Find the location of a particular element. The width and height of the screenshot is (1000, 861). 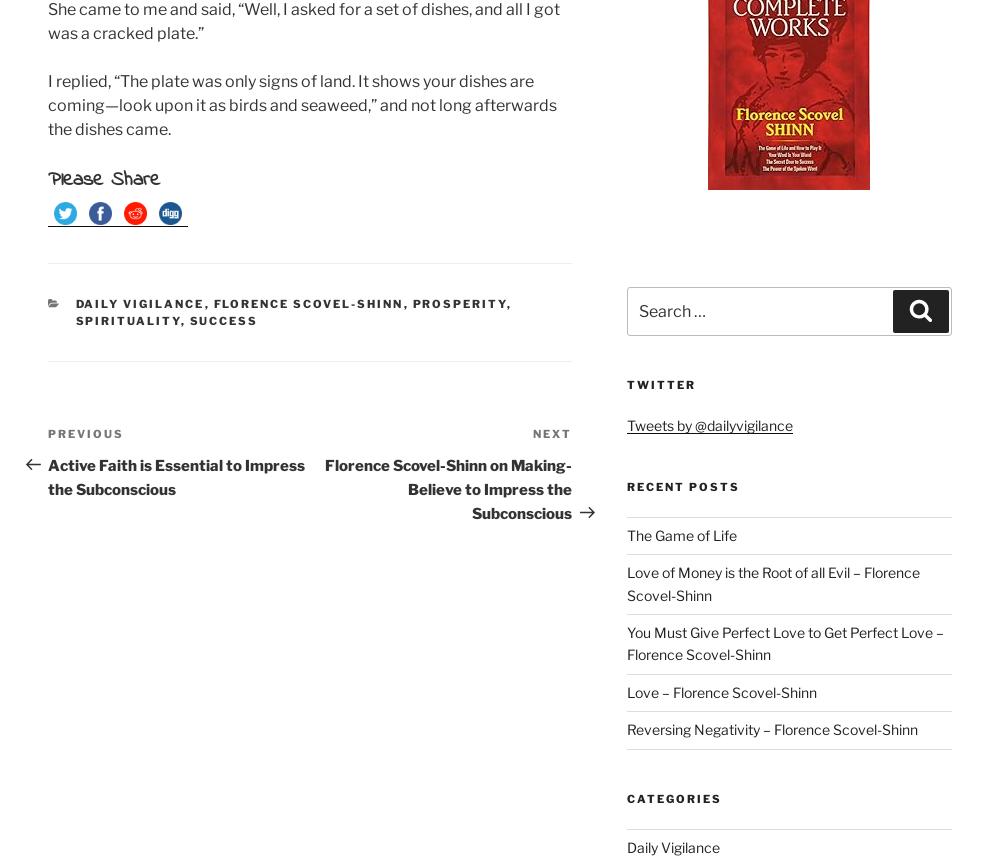

'Love of Money is the Root of all Evil – Florence Scovel-Shinn' is located at coordinates (772, 582).